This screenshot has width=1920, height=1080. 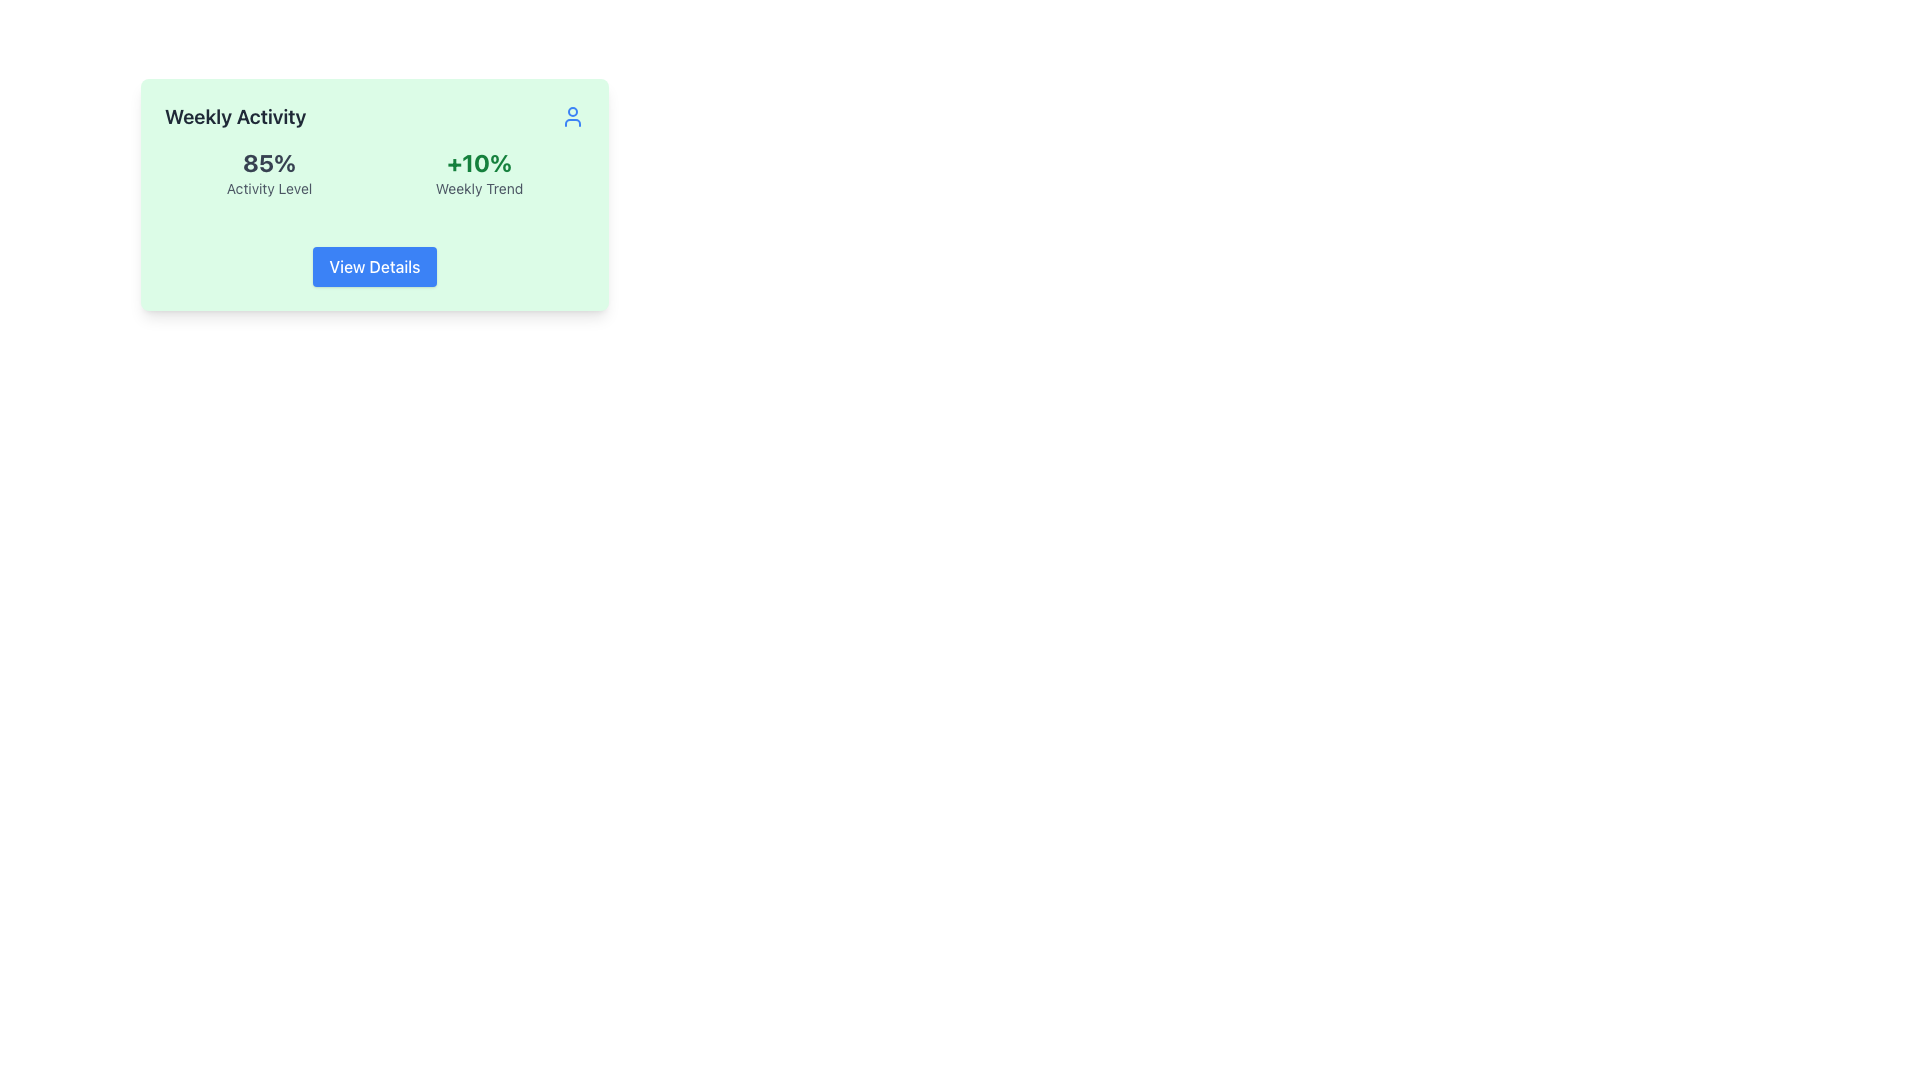 What do you see at coordinates (478, 161) in the screenshot?
I see `the percentage value display located in the center-right section of the card interface, which is above the 'Weekly Trend' text` at bounding box center [478, 161].